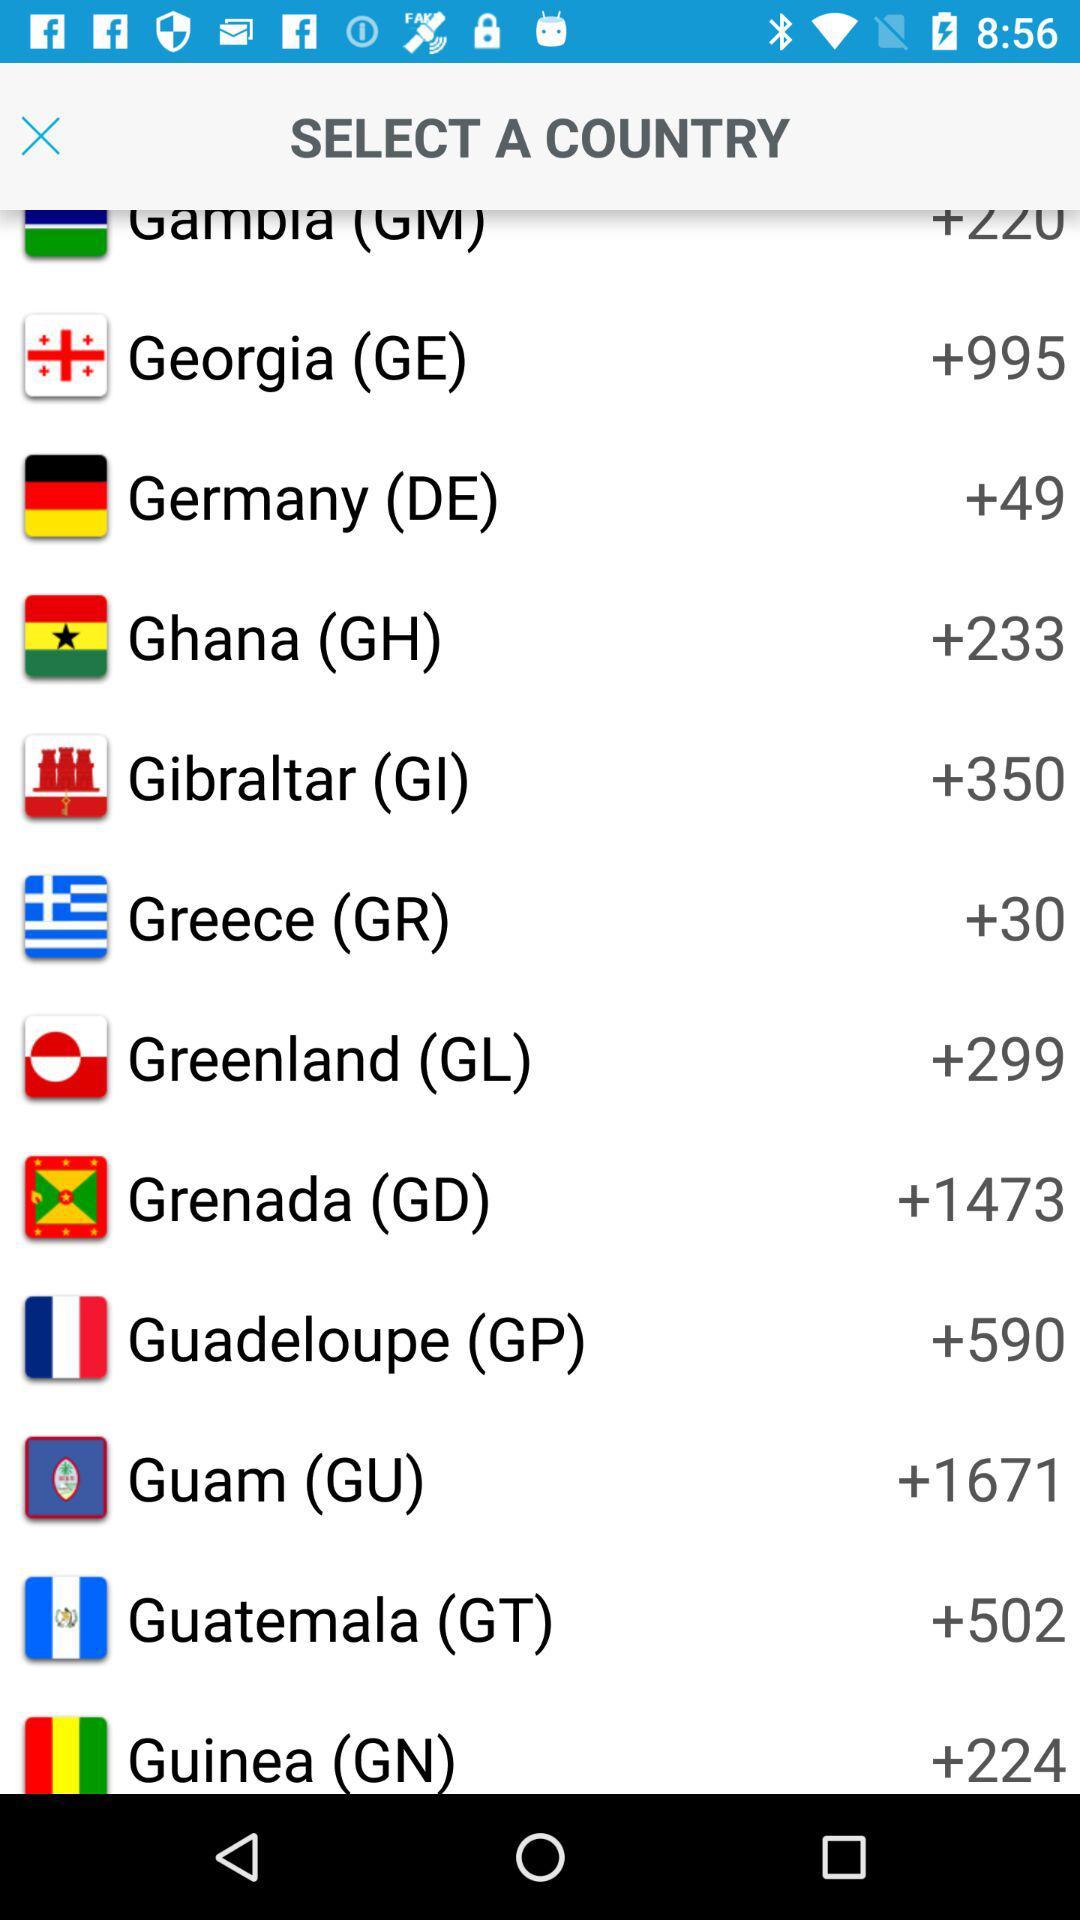  I want to click on the icon to the right of guatemala (gt) item, so click(998, 1617).